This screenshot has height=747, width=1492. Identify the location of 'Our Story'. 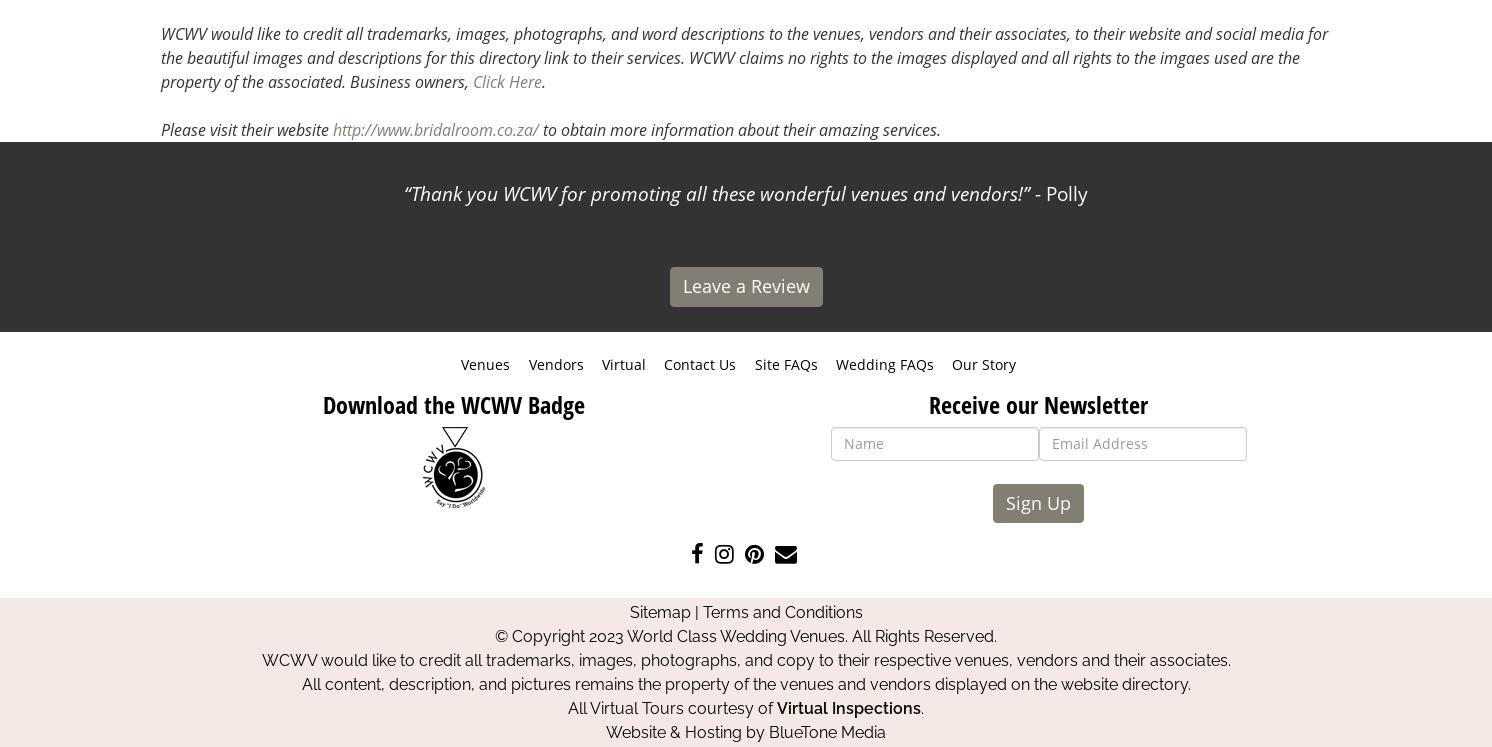
(982, 363).